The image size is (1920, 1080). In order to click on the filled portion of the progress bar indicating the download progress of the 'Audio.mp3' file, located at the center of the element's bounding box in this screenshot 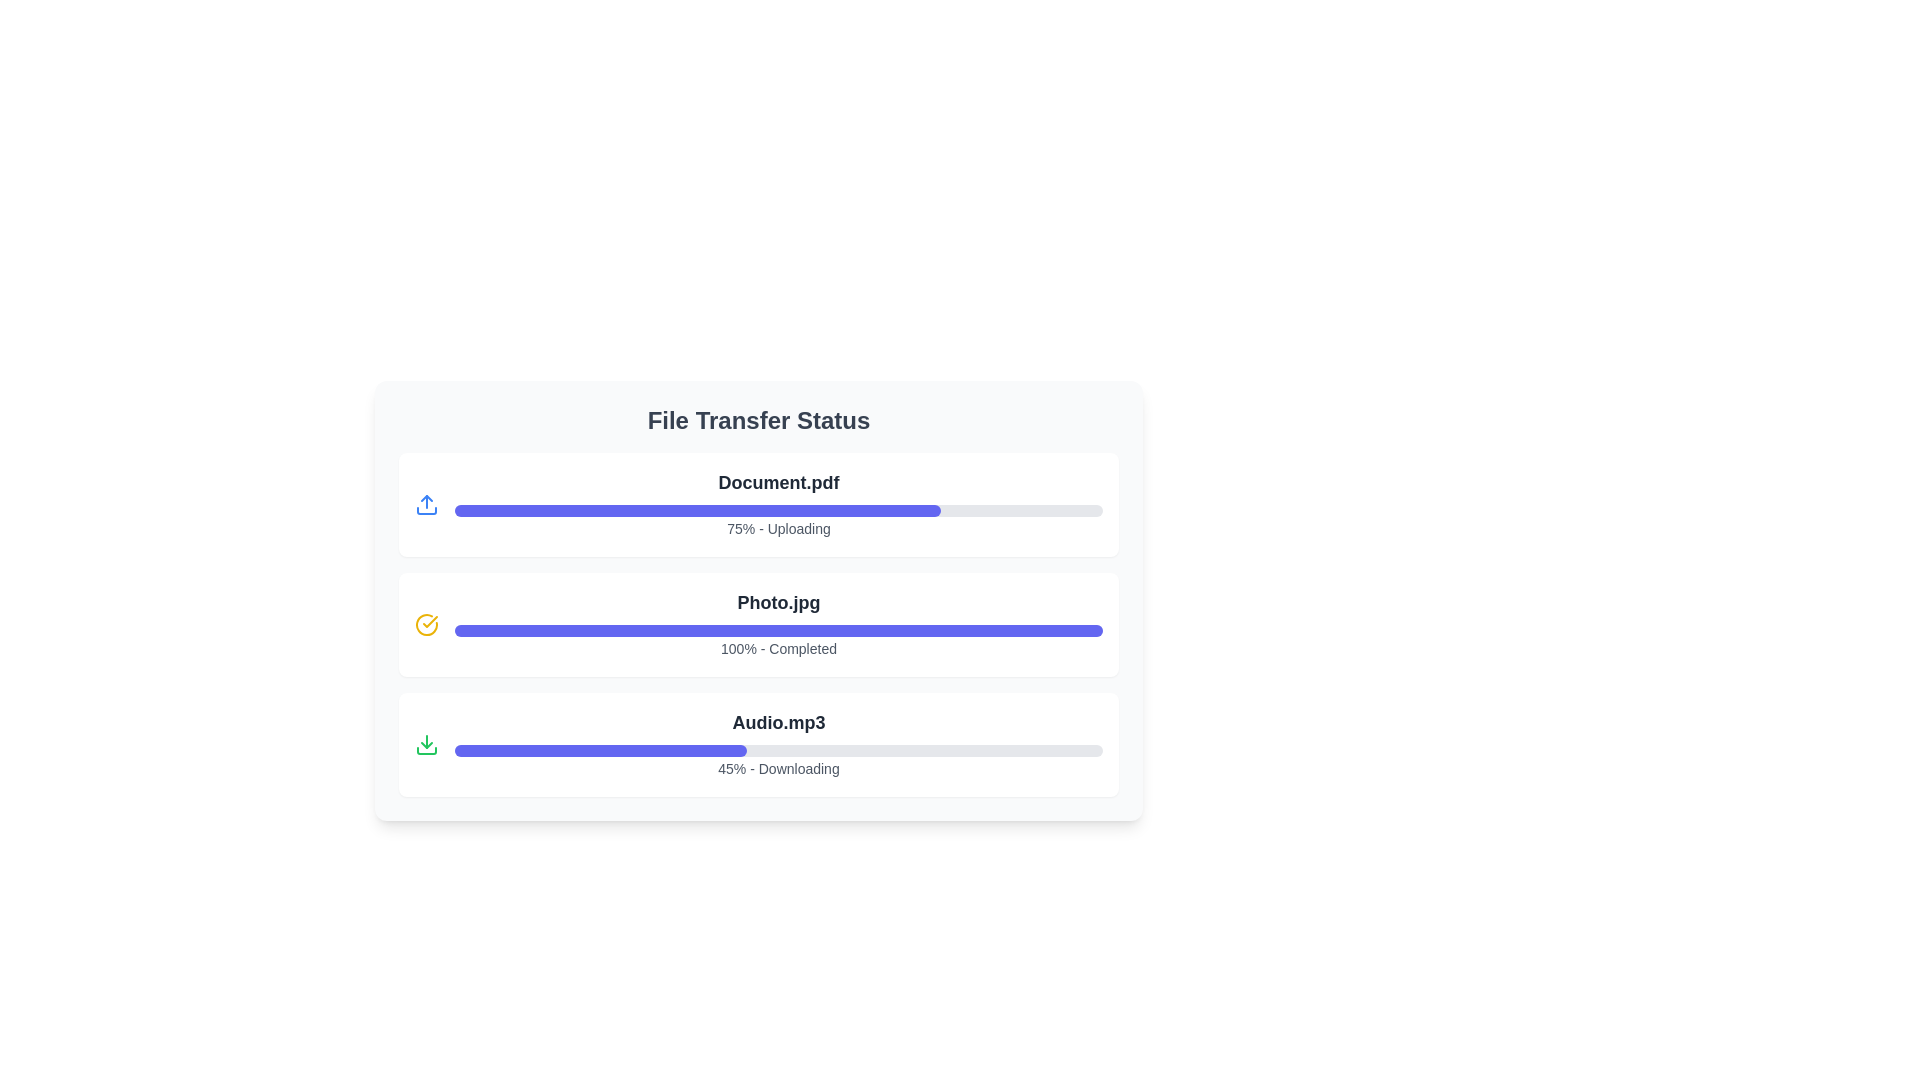, I will do `click(599, 751)`.